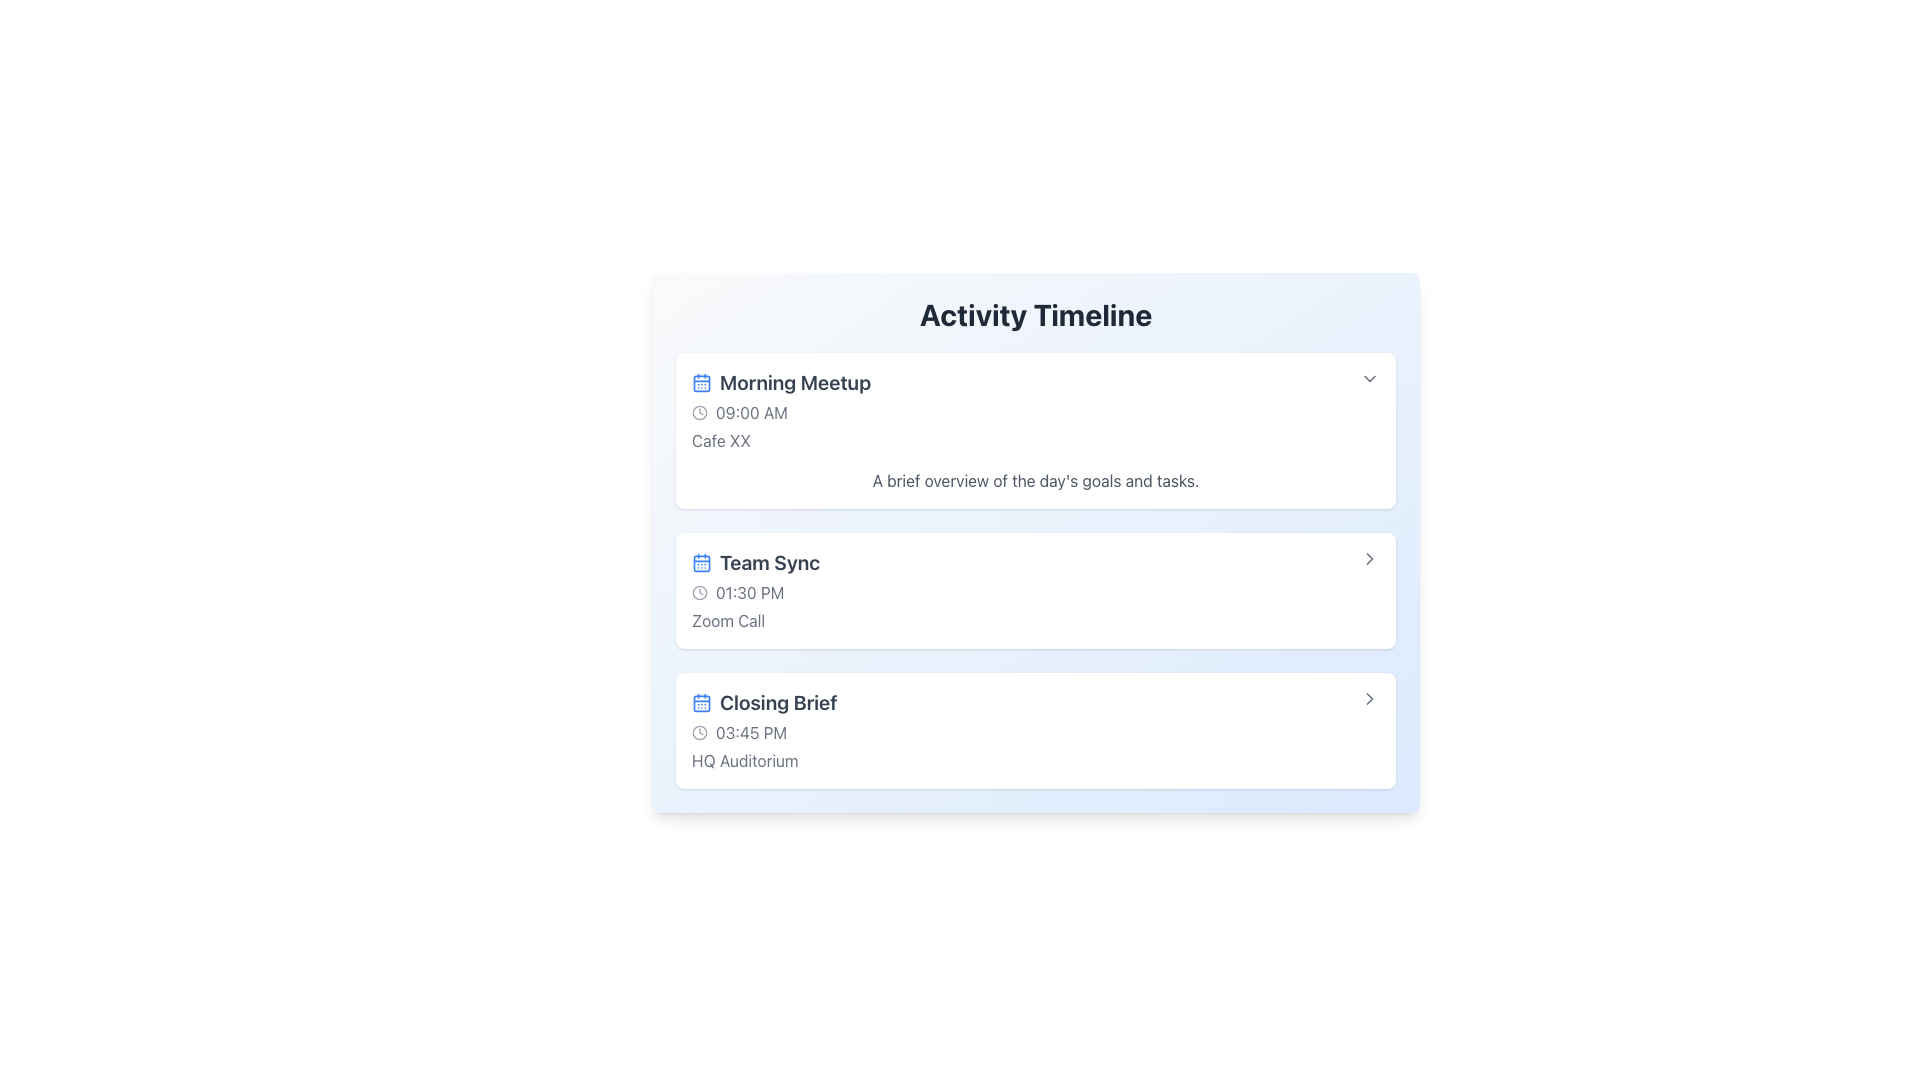  What do you see at coordinates (1036, 481) in the screenshot?
I see `text label providing details for the 'Morning Meetup', located at the bottom of the entry in the 'Activity Timeline'` at bounding box center [1036, 481].